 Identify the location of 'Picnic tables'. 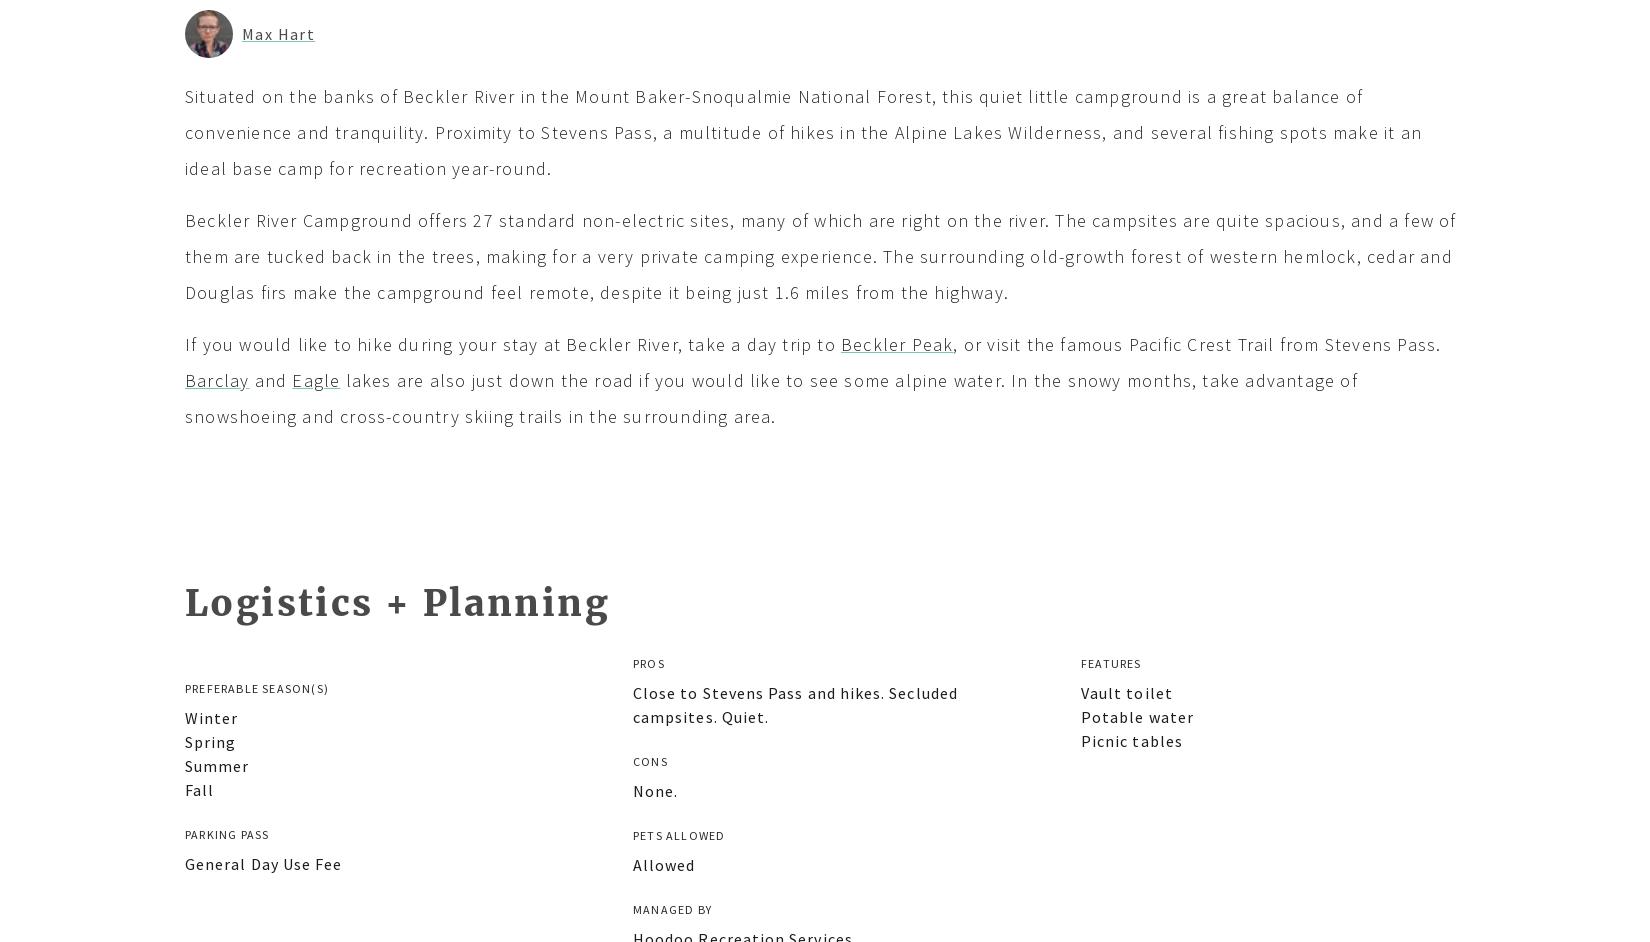
(1131, 739).